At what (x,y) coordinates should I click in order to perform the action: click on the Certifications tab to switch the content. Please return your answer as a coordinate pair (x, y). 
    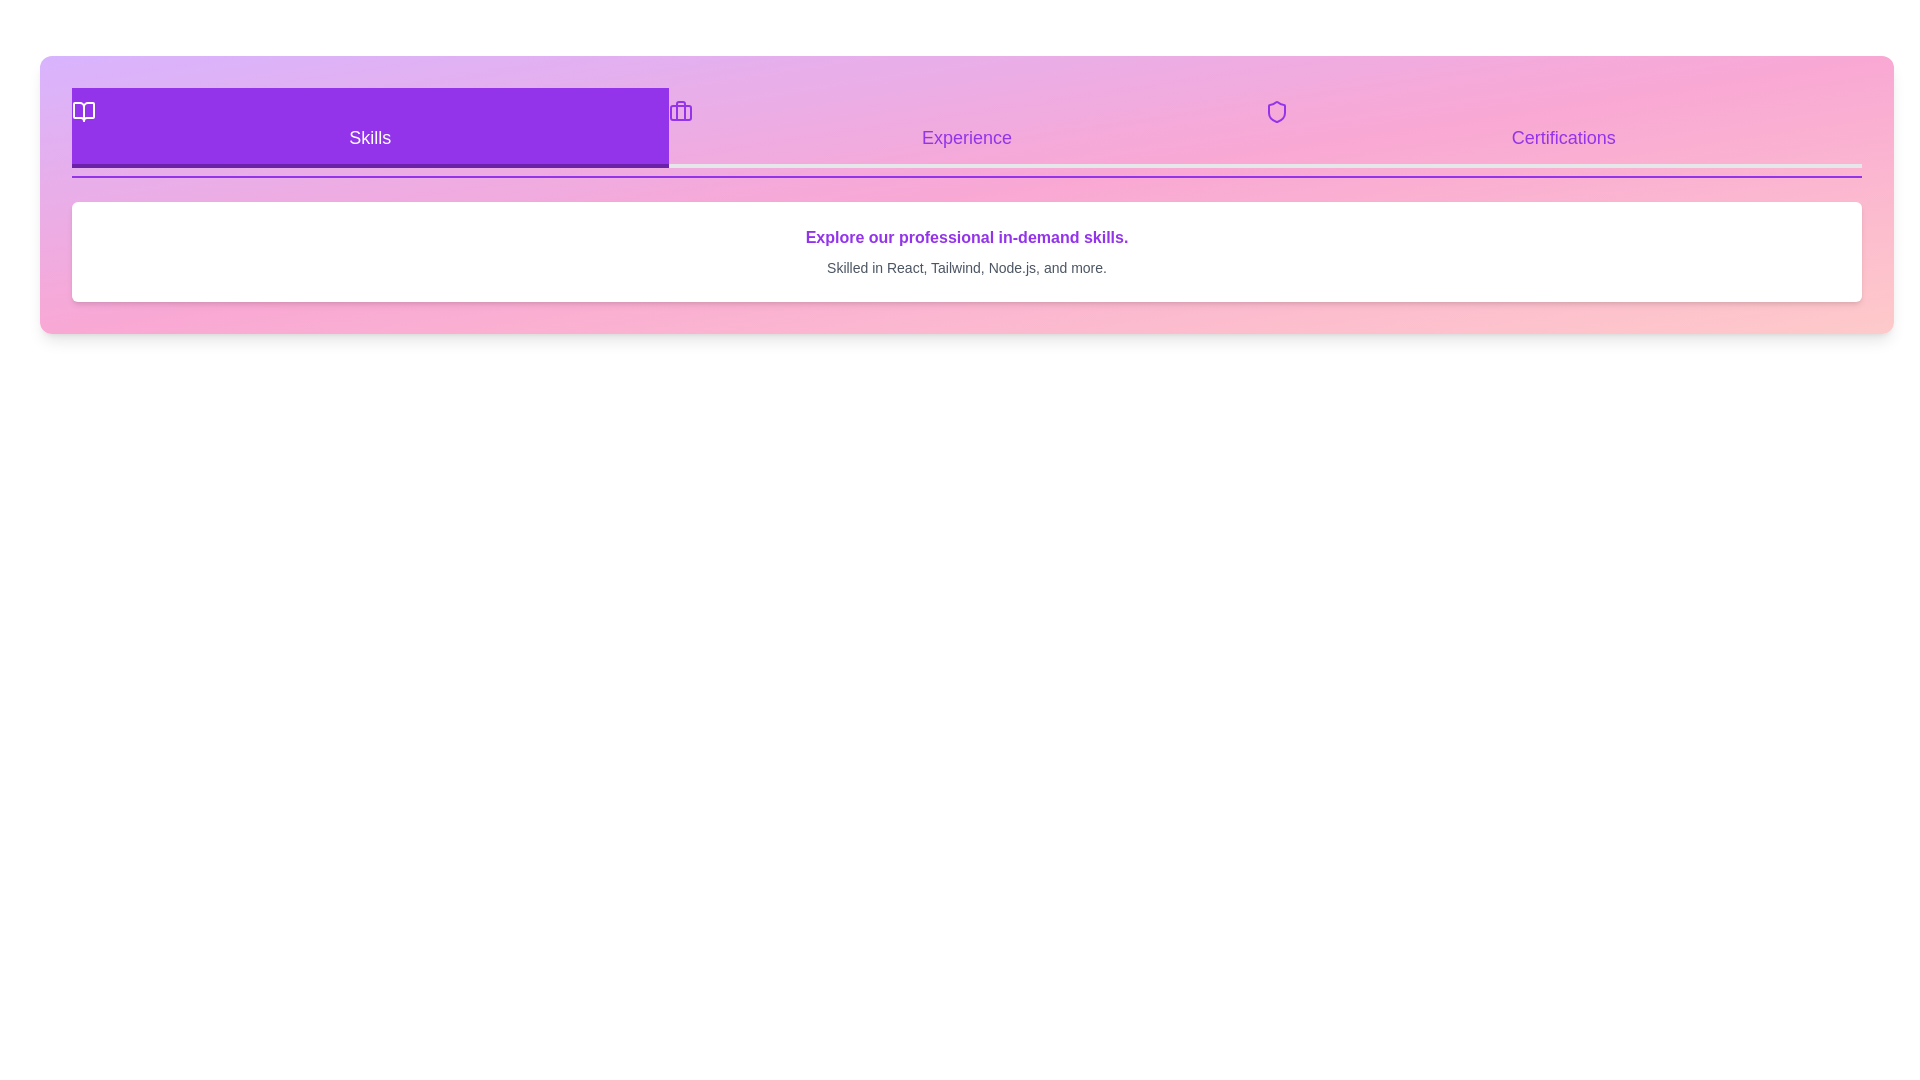
    Looking at the image, I should click on (1563, 127).